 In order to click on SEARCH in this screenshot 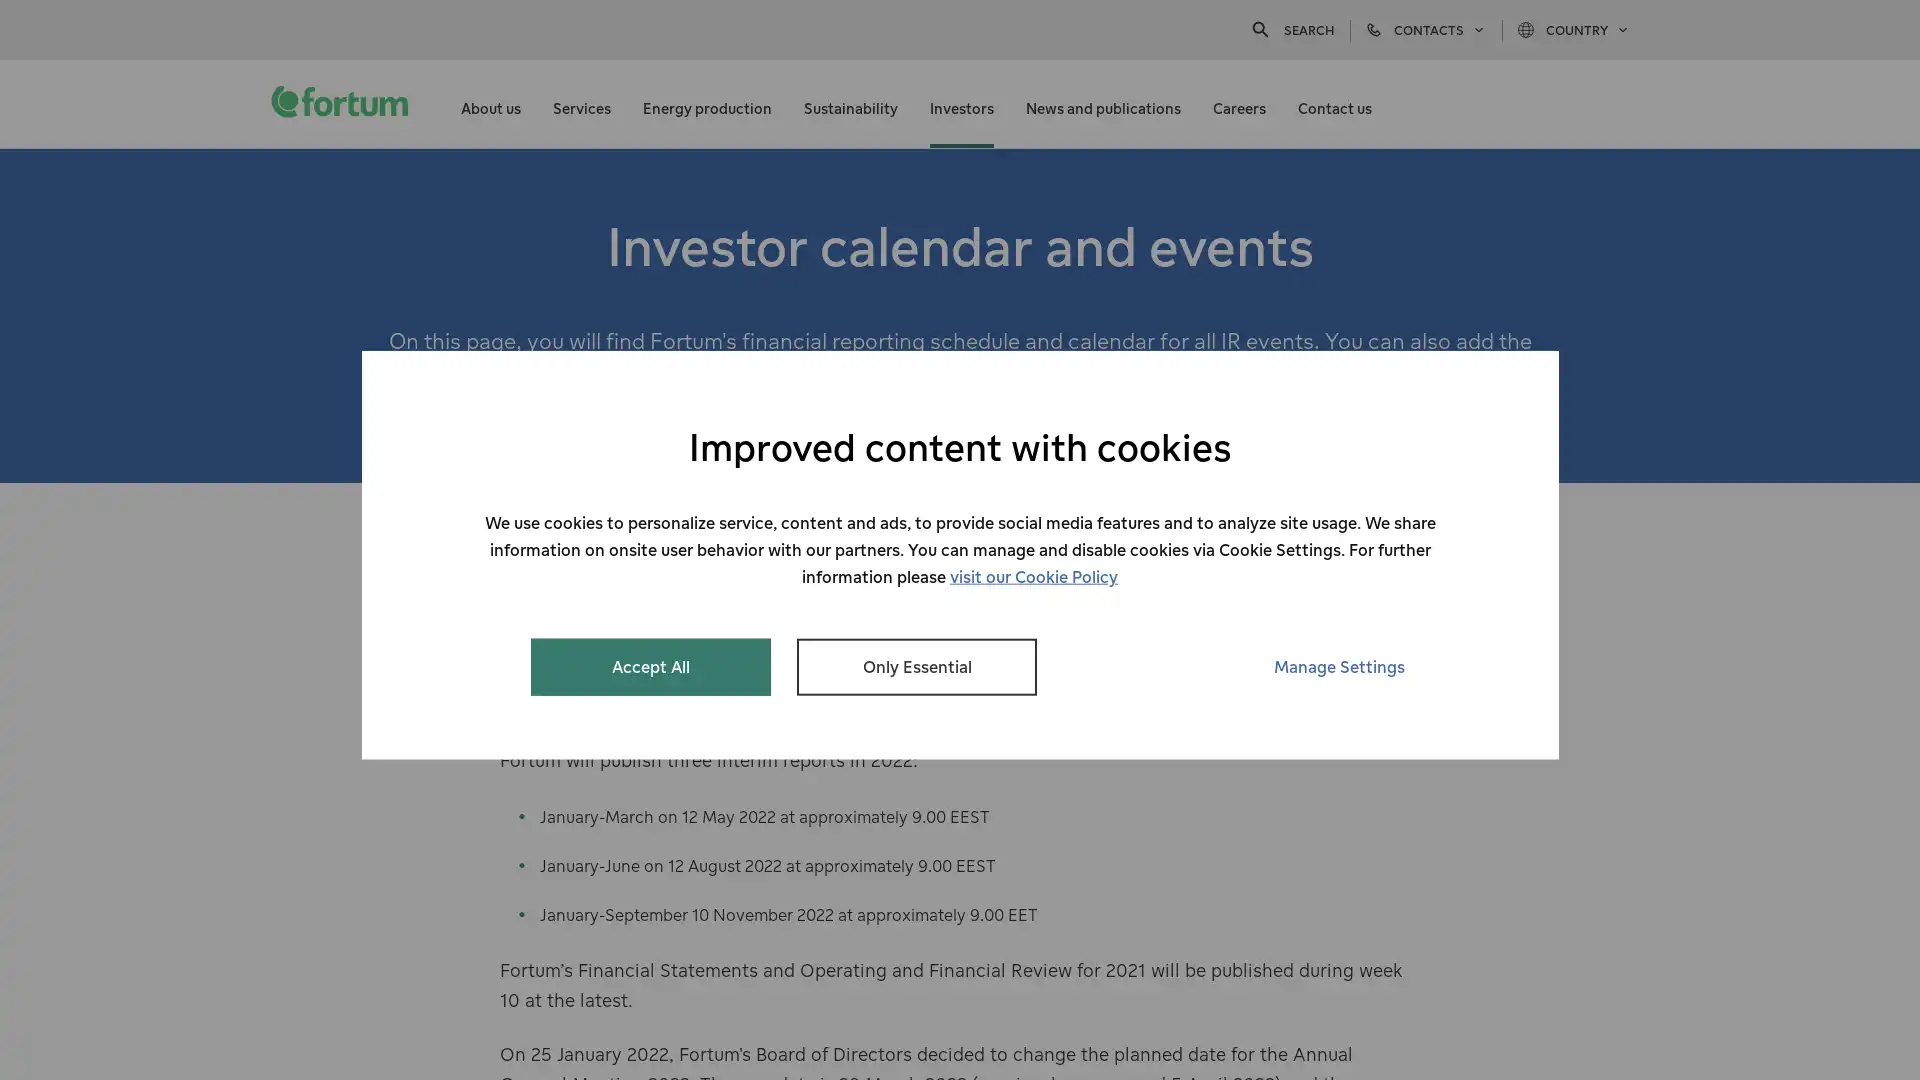, I will do `click(1291, 29)`.